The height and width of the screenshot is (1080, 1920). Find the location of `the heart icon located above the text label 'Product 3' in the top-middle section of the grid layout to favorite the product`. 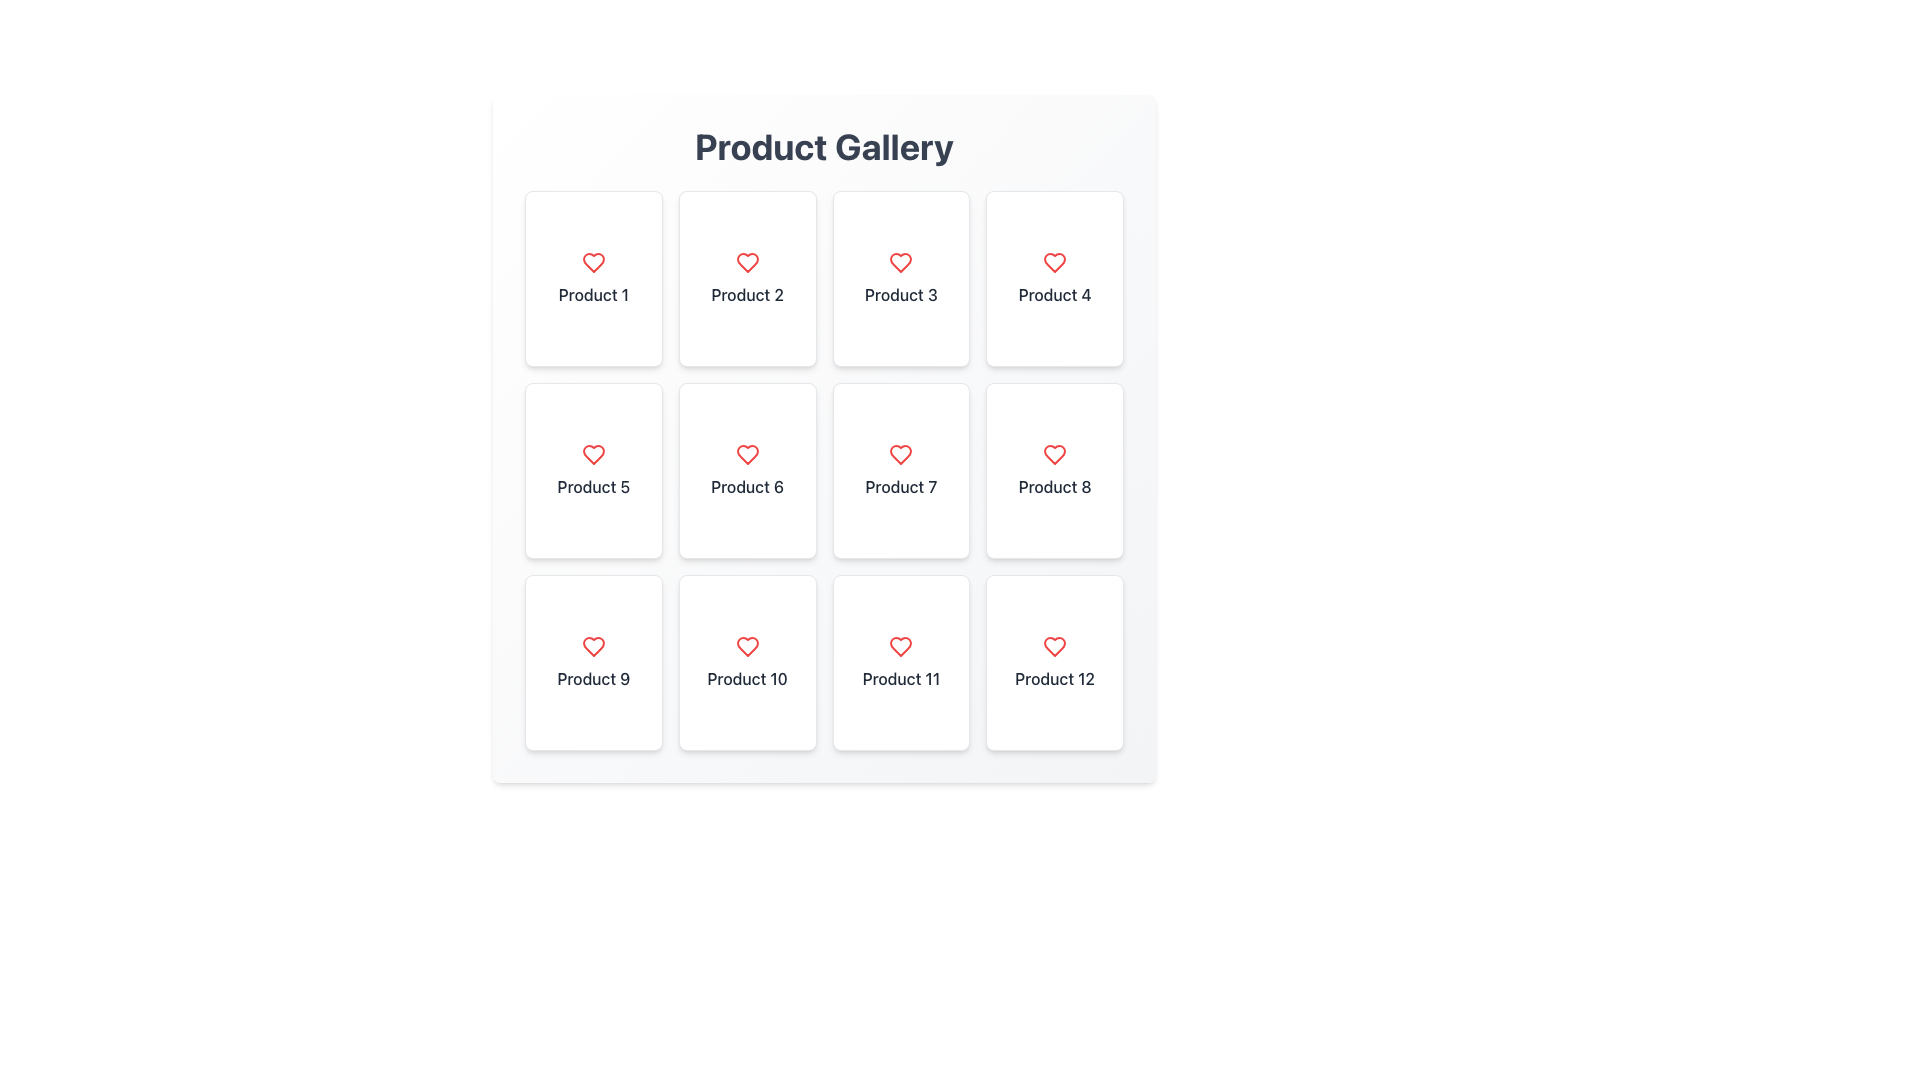

the heart icon located above the text label 'Product 3' in the top-middle section of the grid layout to favorite the product is located at coordinates (900, 261).